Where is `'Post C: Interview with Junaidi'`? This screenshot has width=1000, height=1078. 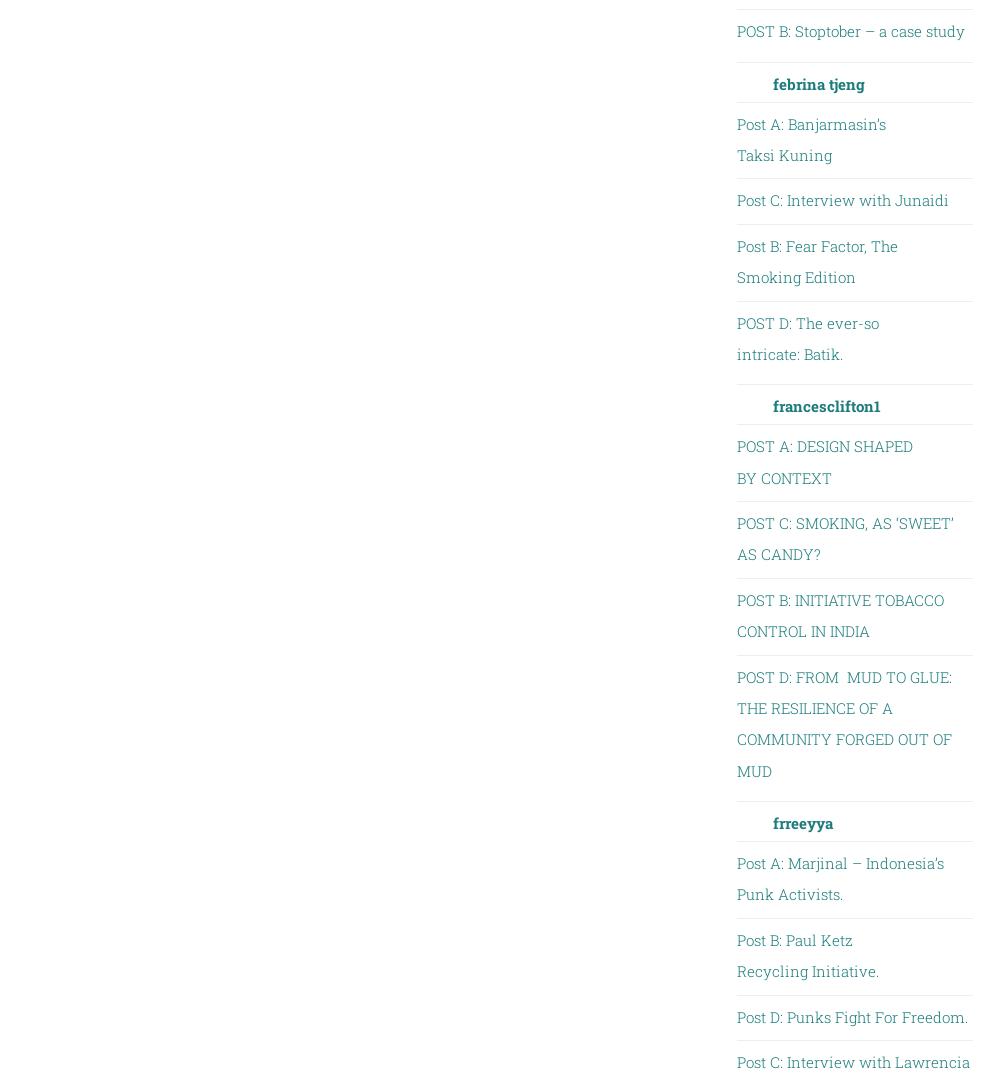 'Post C: Interview with Junaidi' is located at coordinates (841, 199).